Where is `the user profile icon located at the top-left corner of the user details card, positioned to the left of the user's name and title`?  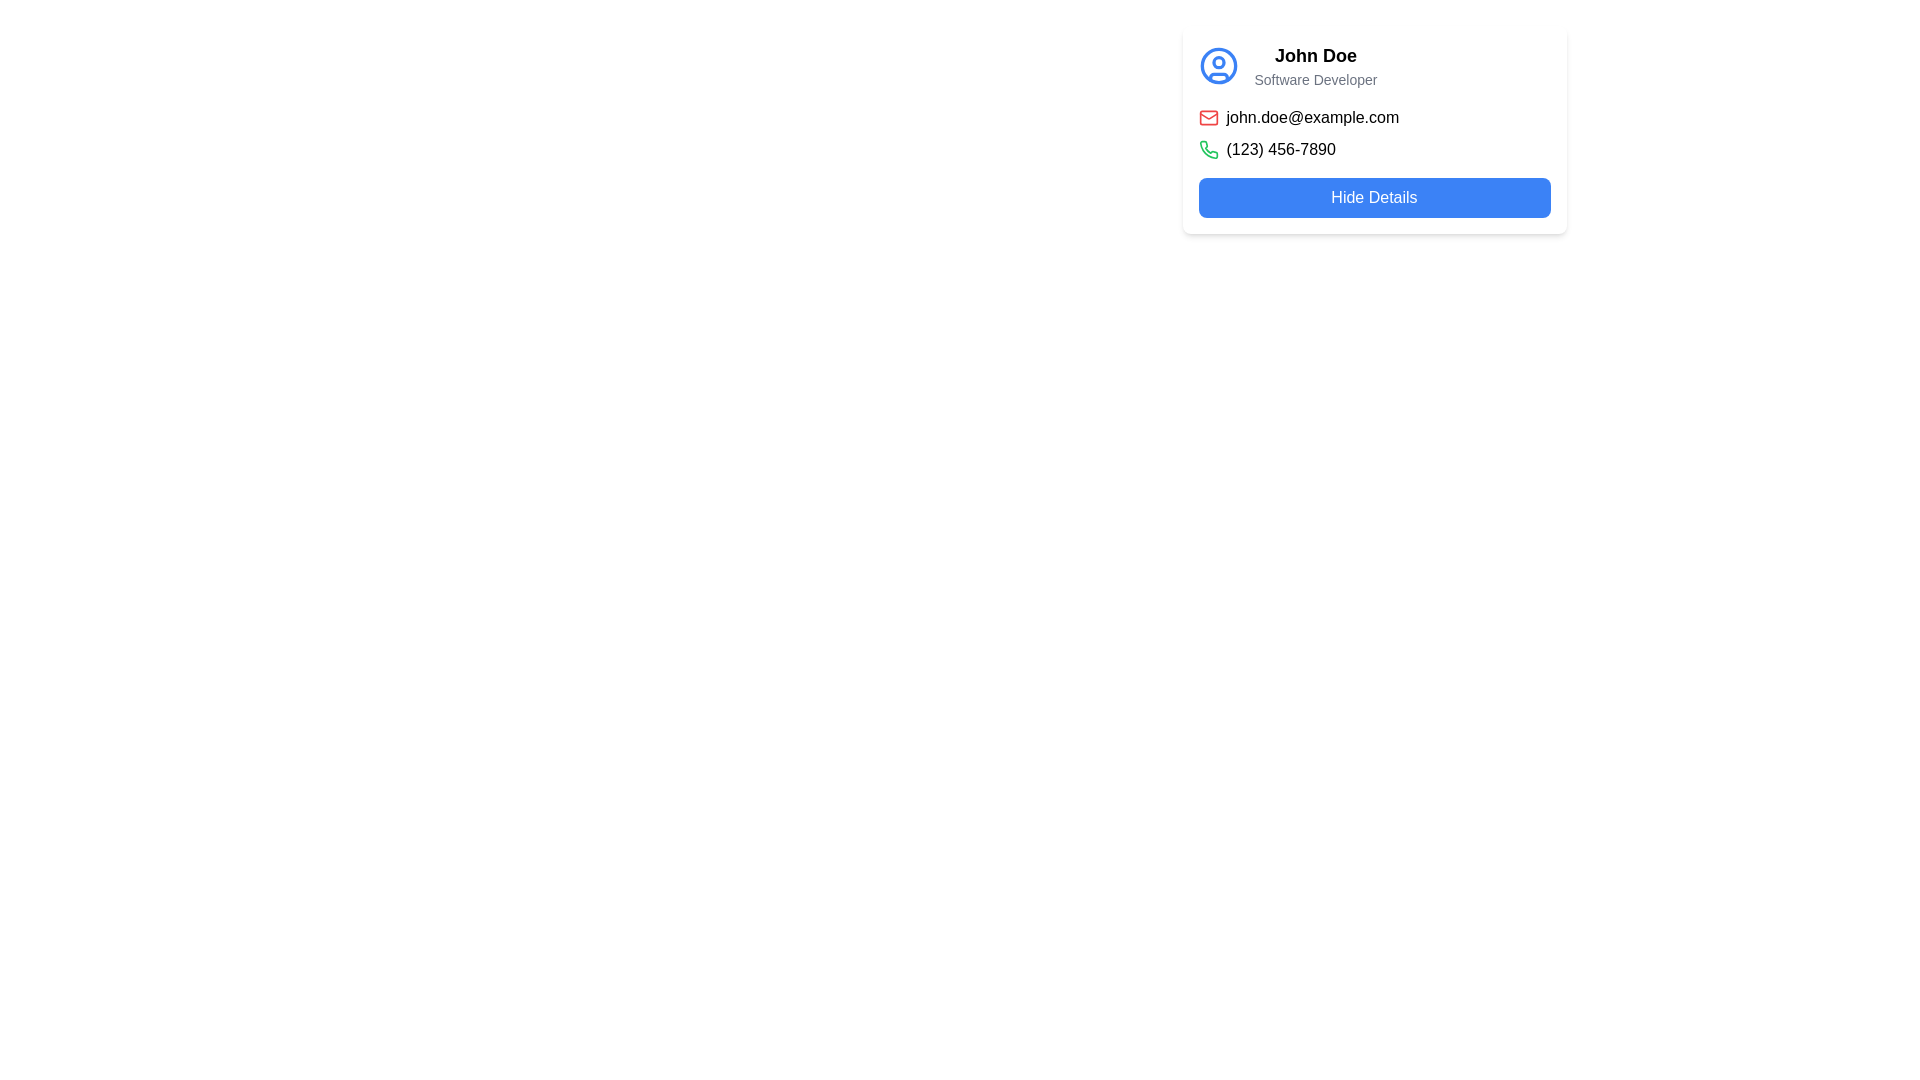 the user profile icon located at the top-left corner of the user details card, positioned to the left of the user's name and title is located at coordinates (1217, 64).